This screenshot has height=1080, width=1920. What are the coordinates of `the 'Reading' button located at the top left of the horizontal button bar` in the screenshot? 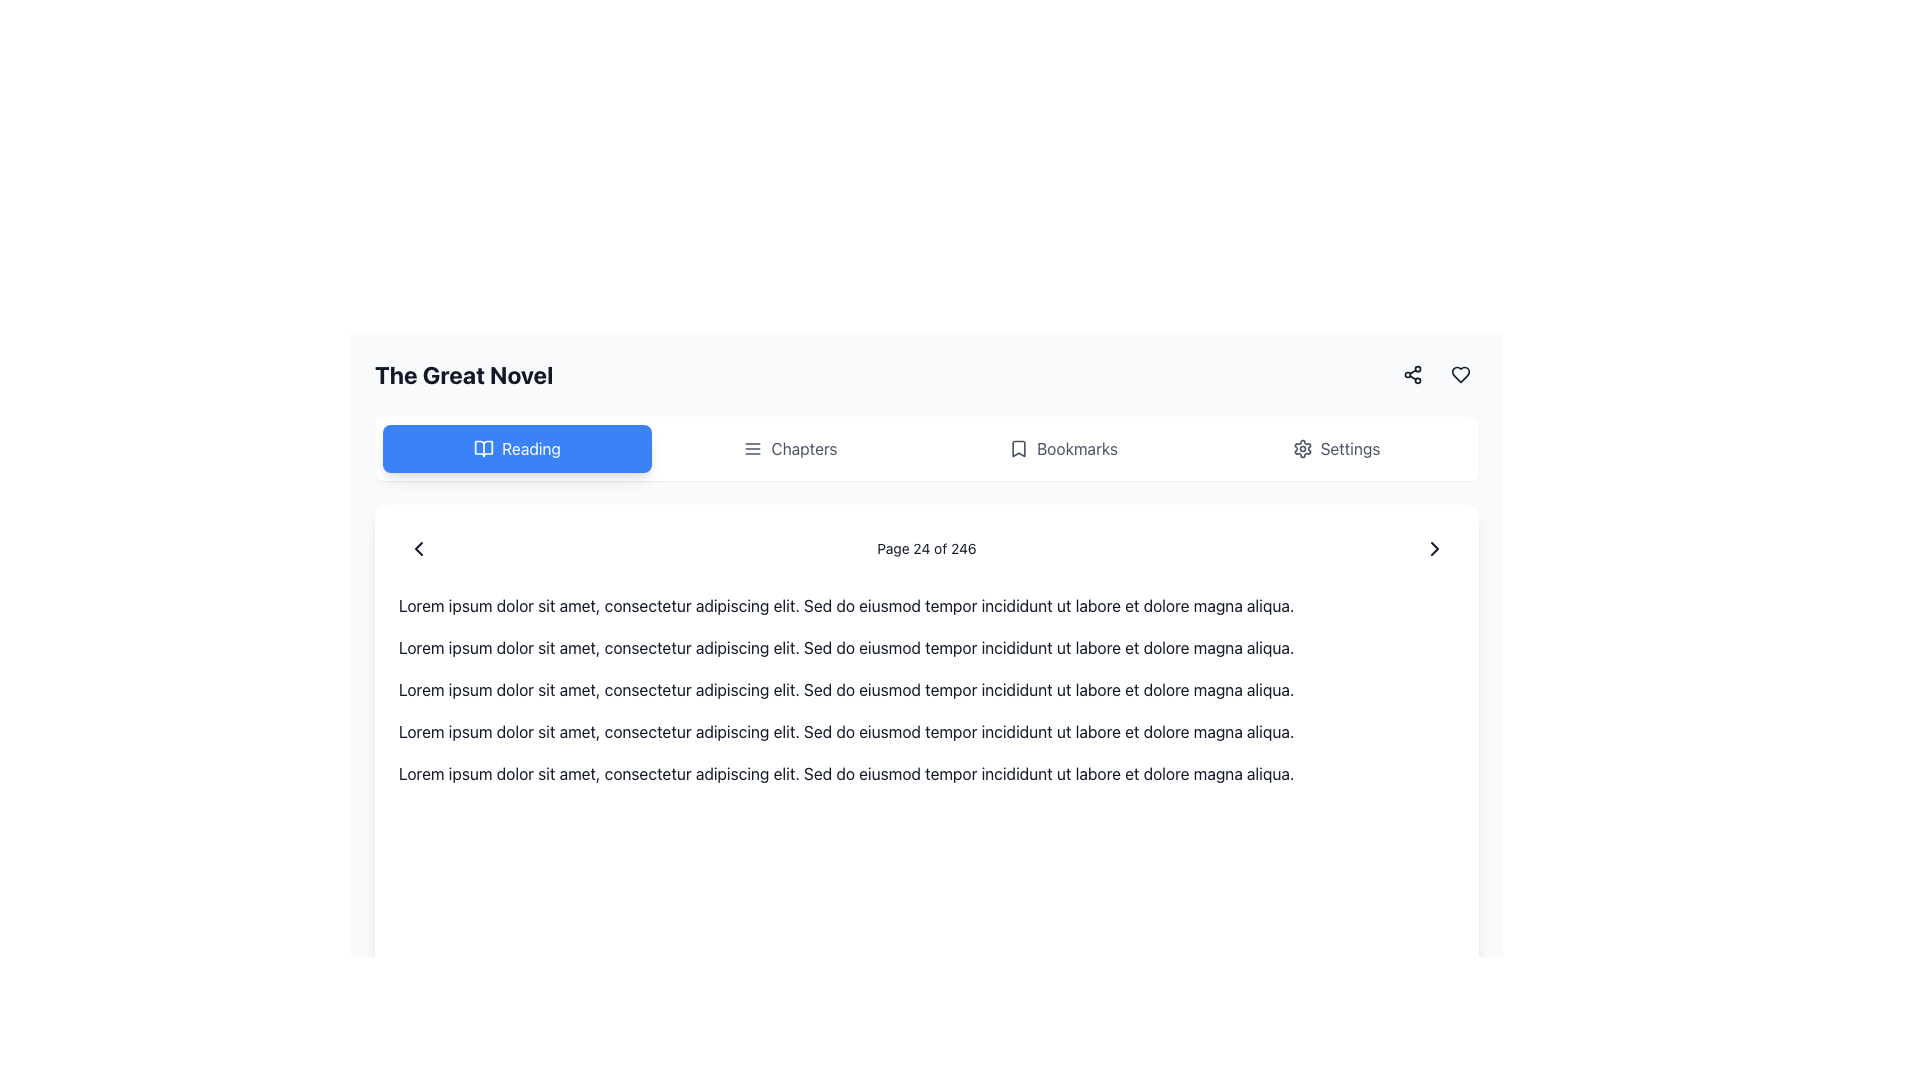 It's located at (517, 447).